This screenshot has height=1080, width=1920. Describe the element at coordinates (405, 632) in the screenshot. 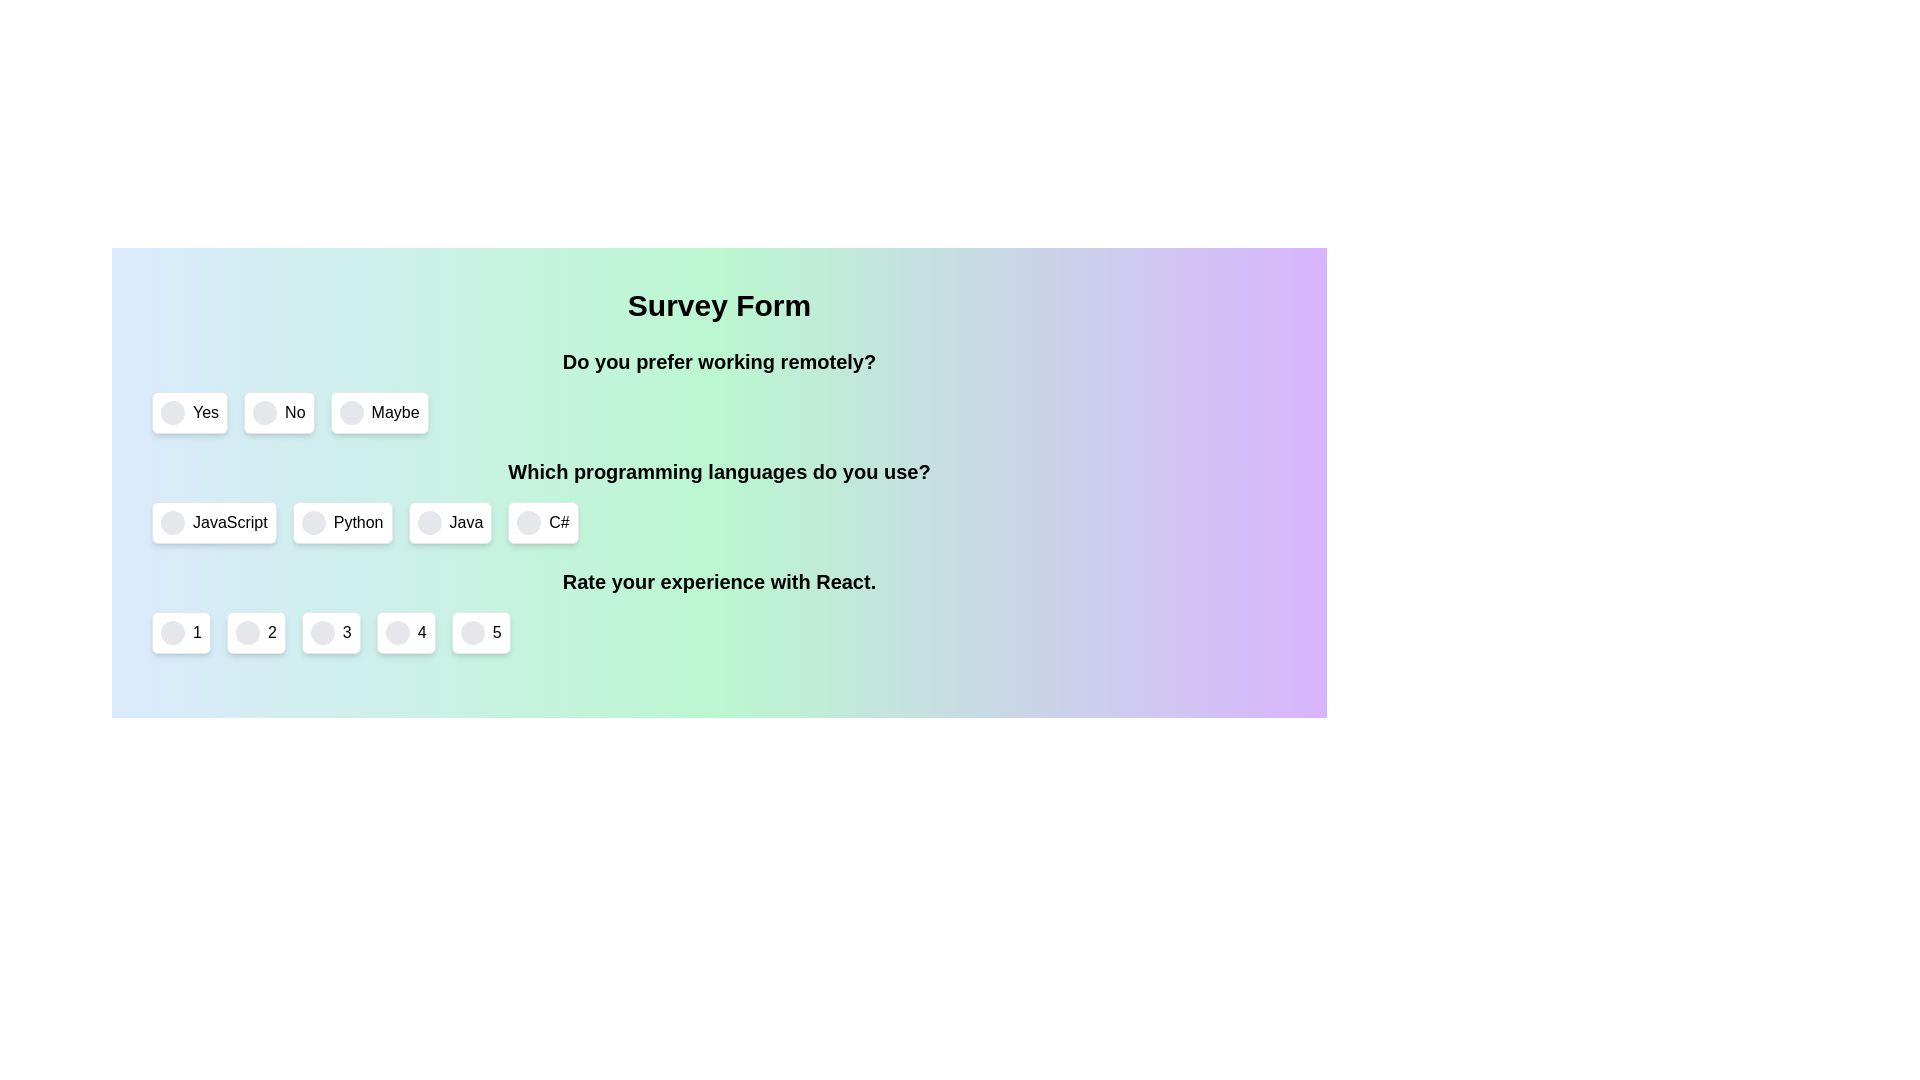

I see `the radio button labeled '4' in the 'Rate your experience with React' section, which features a gray circle and the number '4' in black text` at that location.